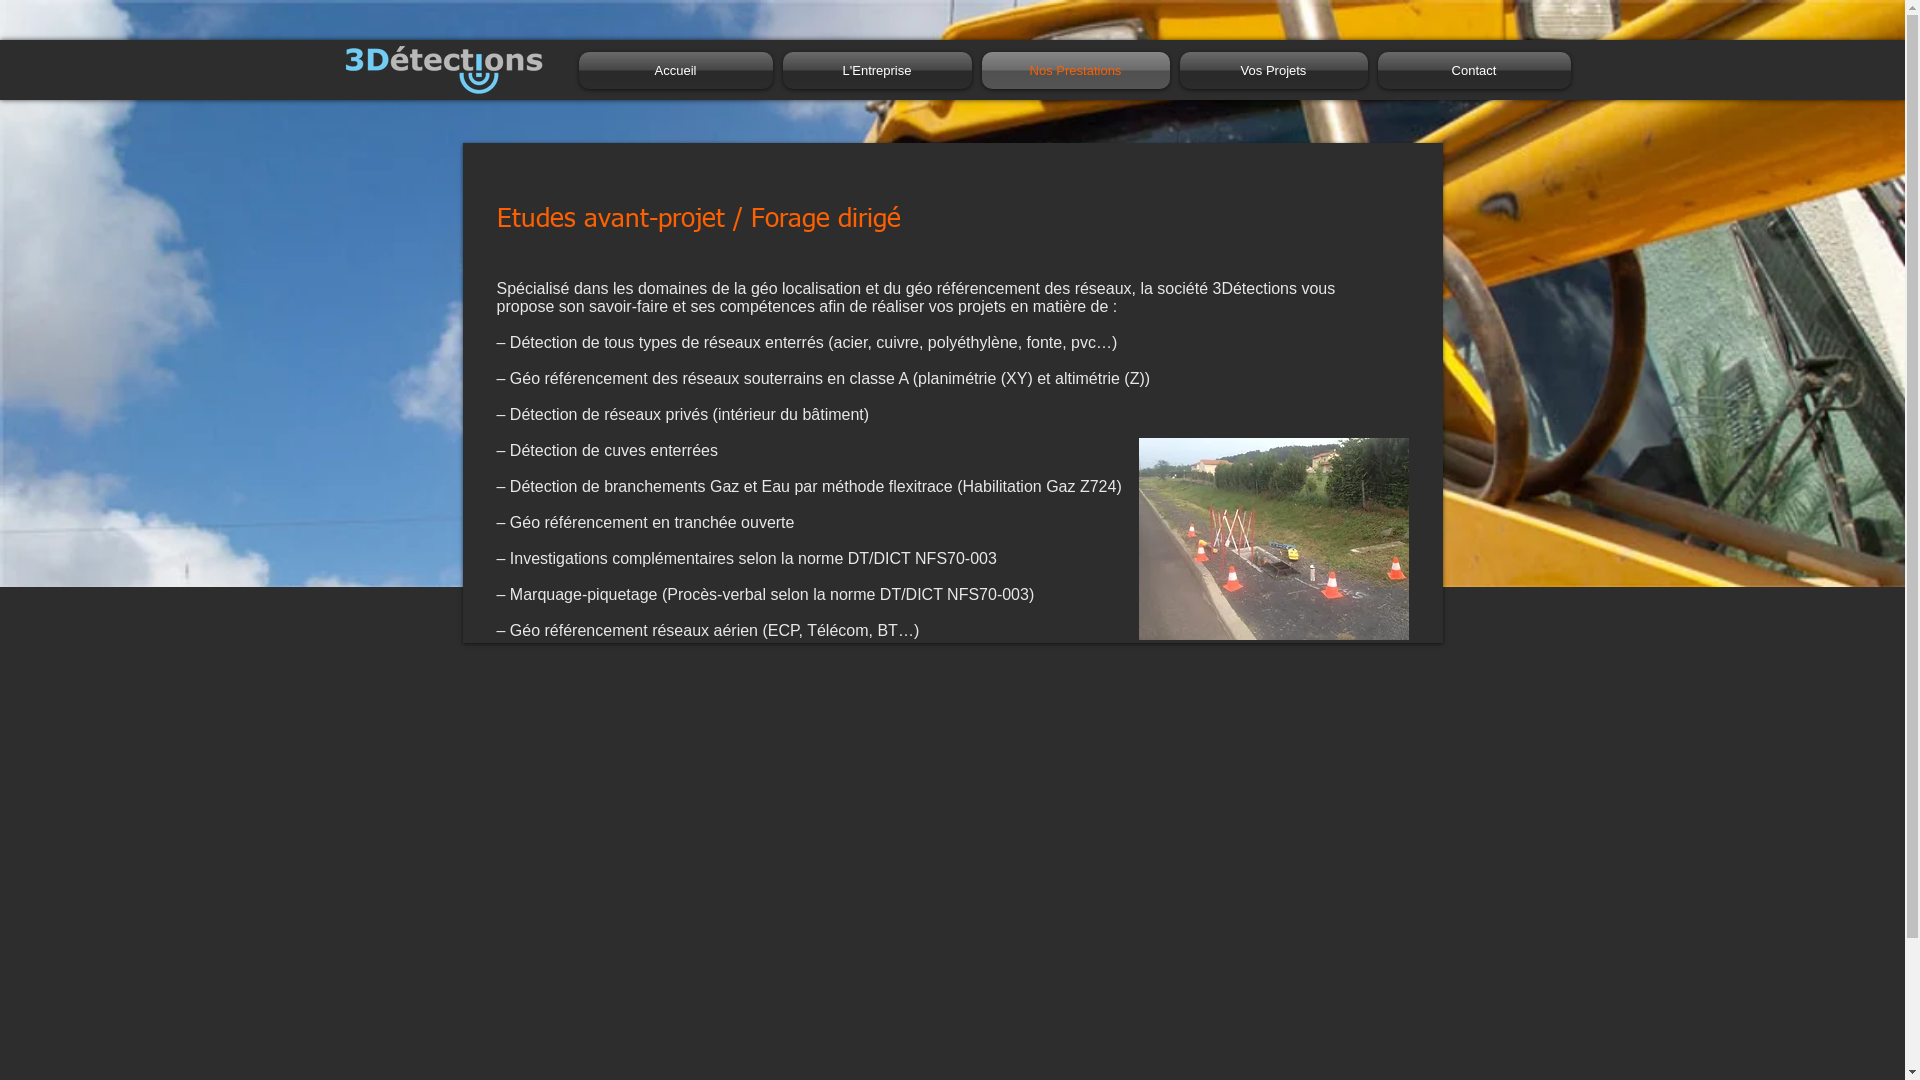  I want to click on 'Nos Prestations', so click(1074, 69).